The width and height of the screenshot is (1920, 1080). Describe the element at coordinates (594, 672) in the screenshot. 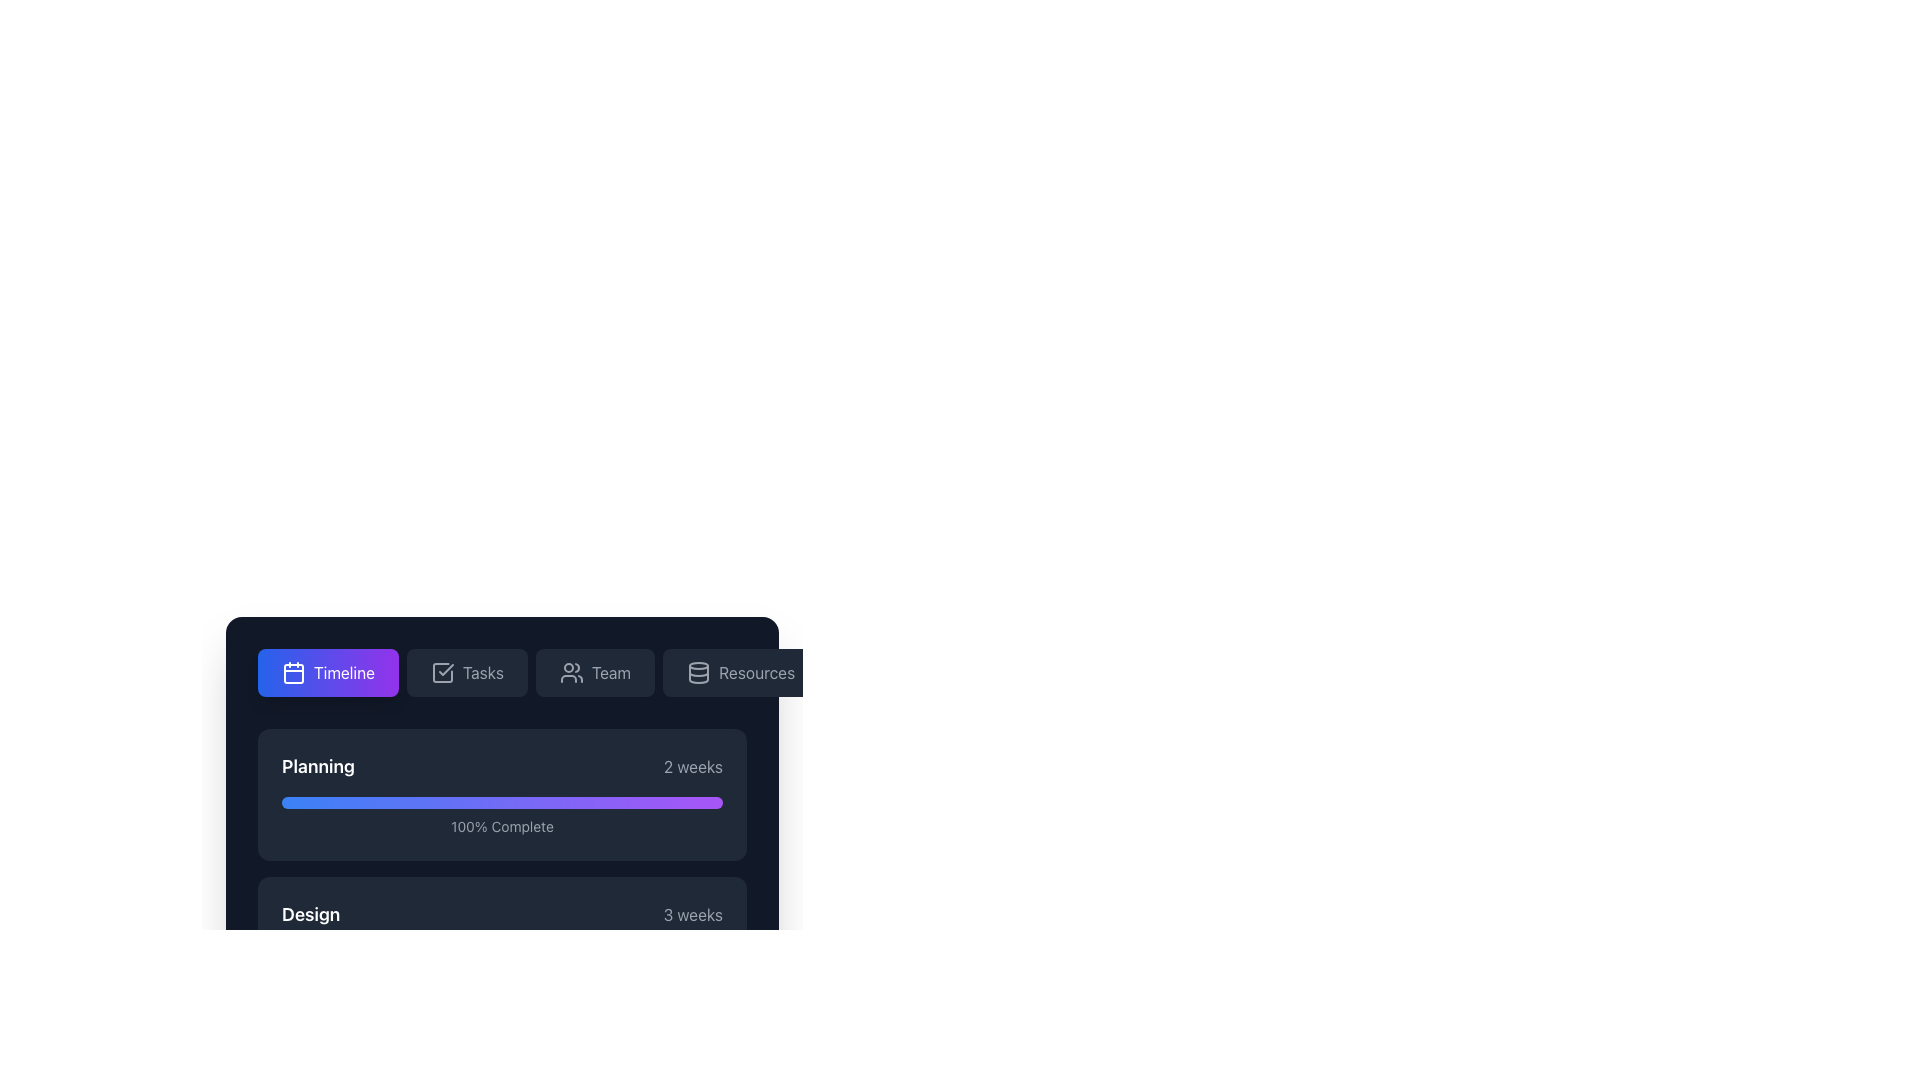

I see `the 'Team' button in the horizontal menu bar` at that location.